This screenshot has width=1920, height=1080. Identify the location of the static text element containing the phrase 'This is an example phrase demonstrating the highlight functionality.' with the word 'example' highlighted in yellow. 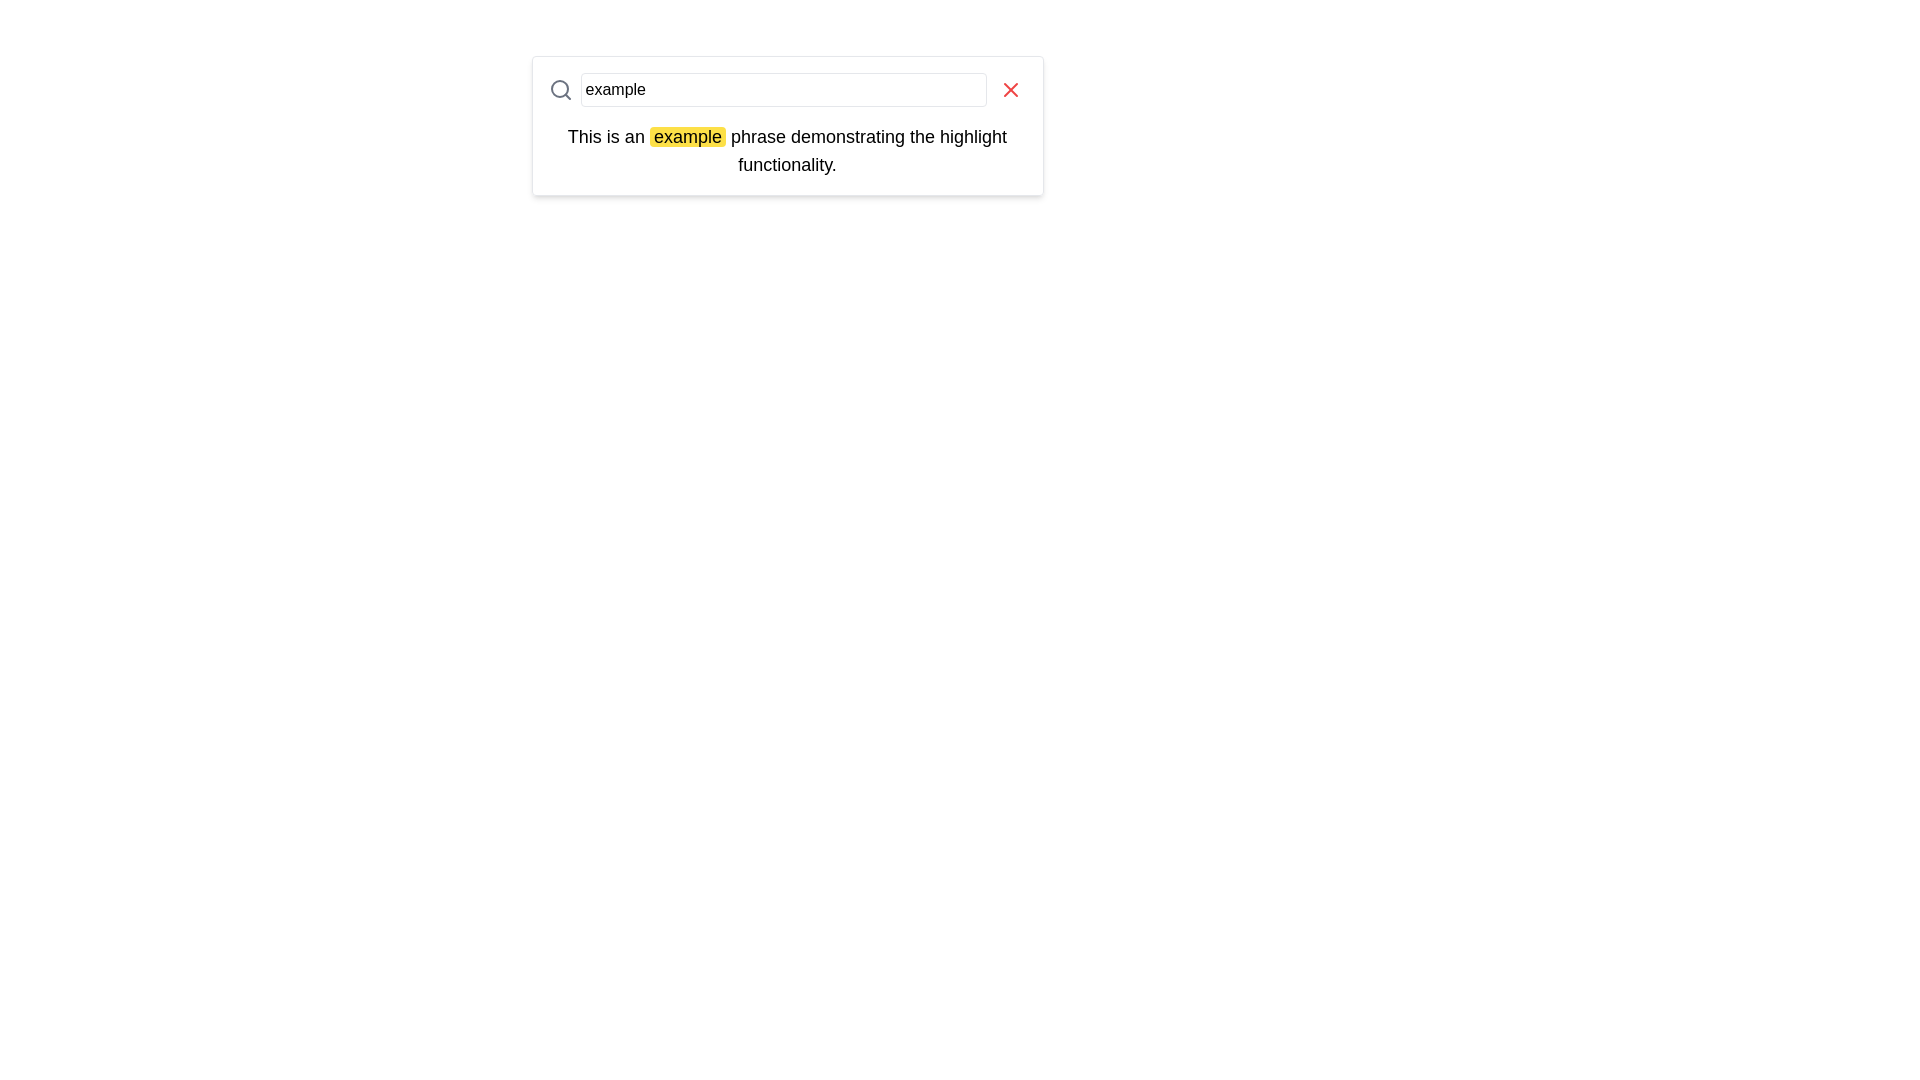
(786, 149).